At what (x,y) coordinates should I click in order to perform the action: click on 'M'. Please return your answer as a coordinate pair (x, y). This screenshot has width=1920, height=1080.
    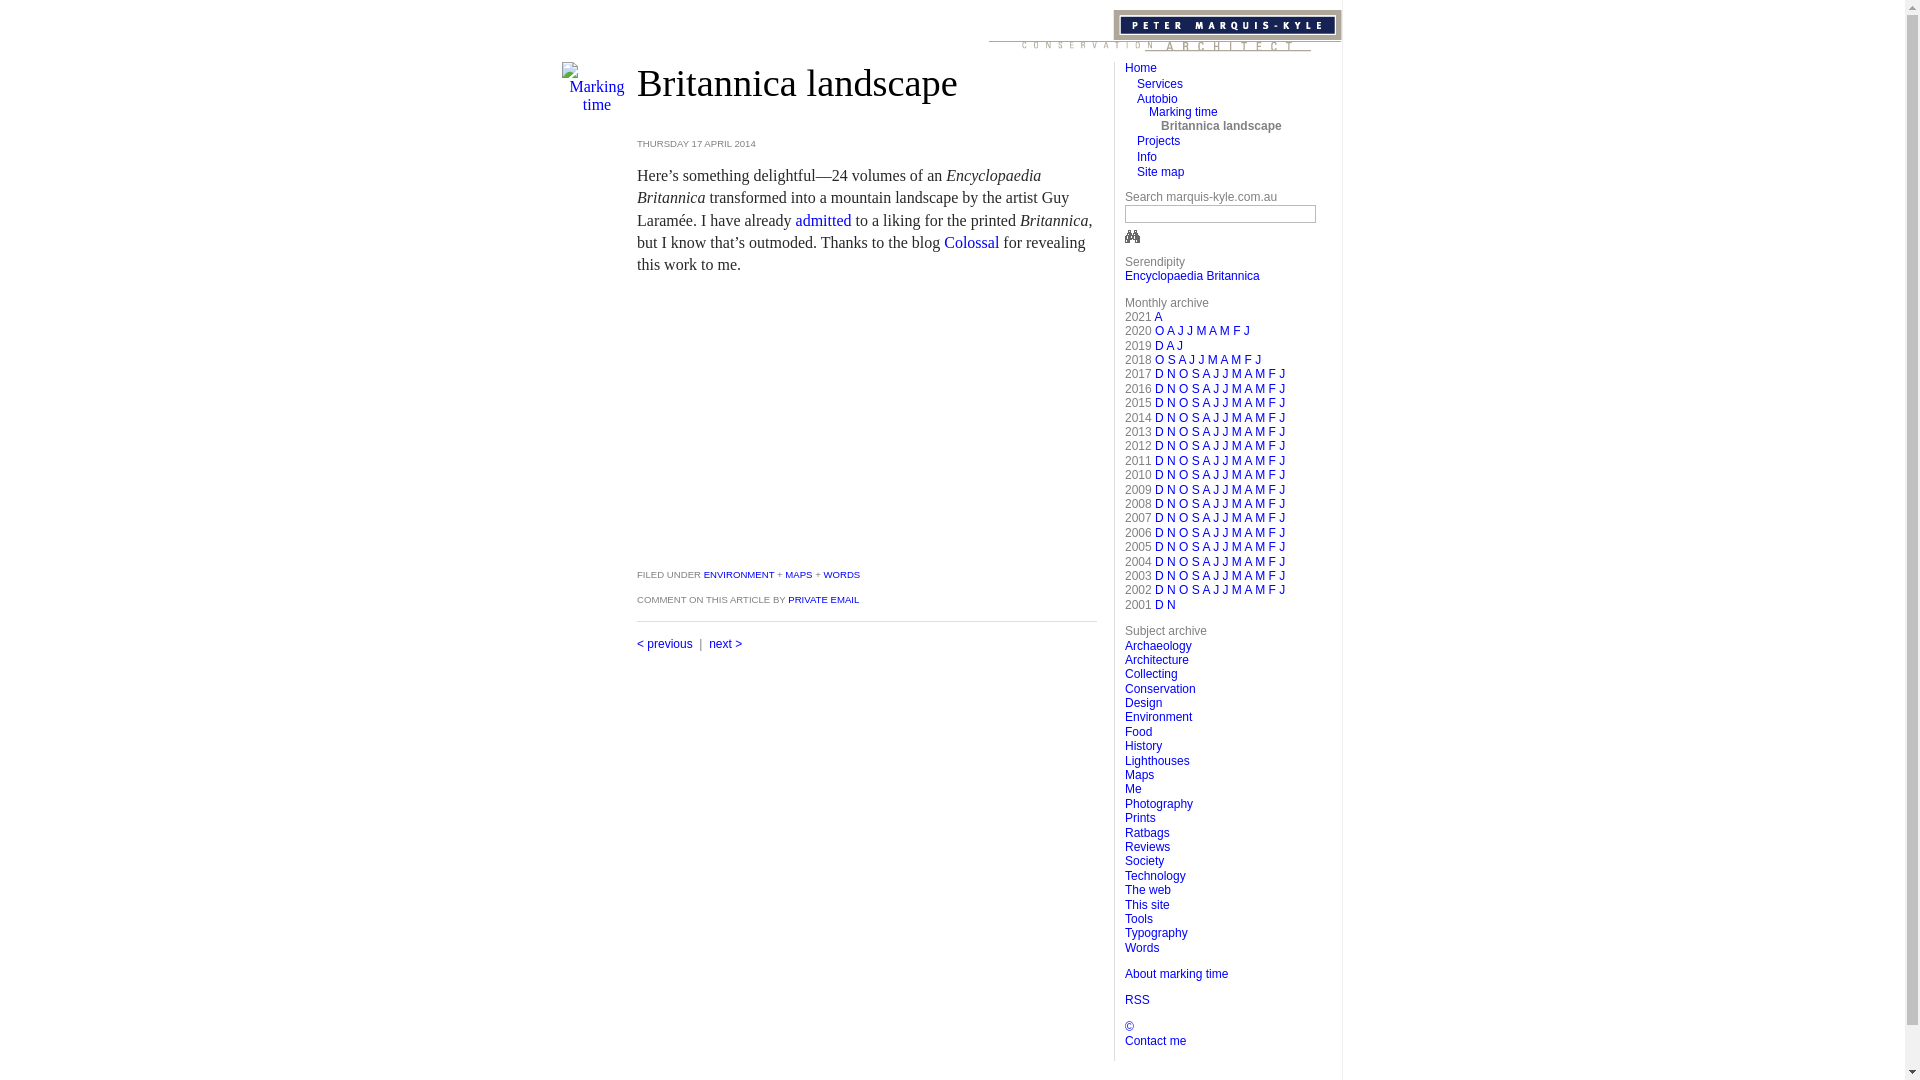
    Looking at the image, I should click on (1231, 431).